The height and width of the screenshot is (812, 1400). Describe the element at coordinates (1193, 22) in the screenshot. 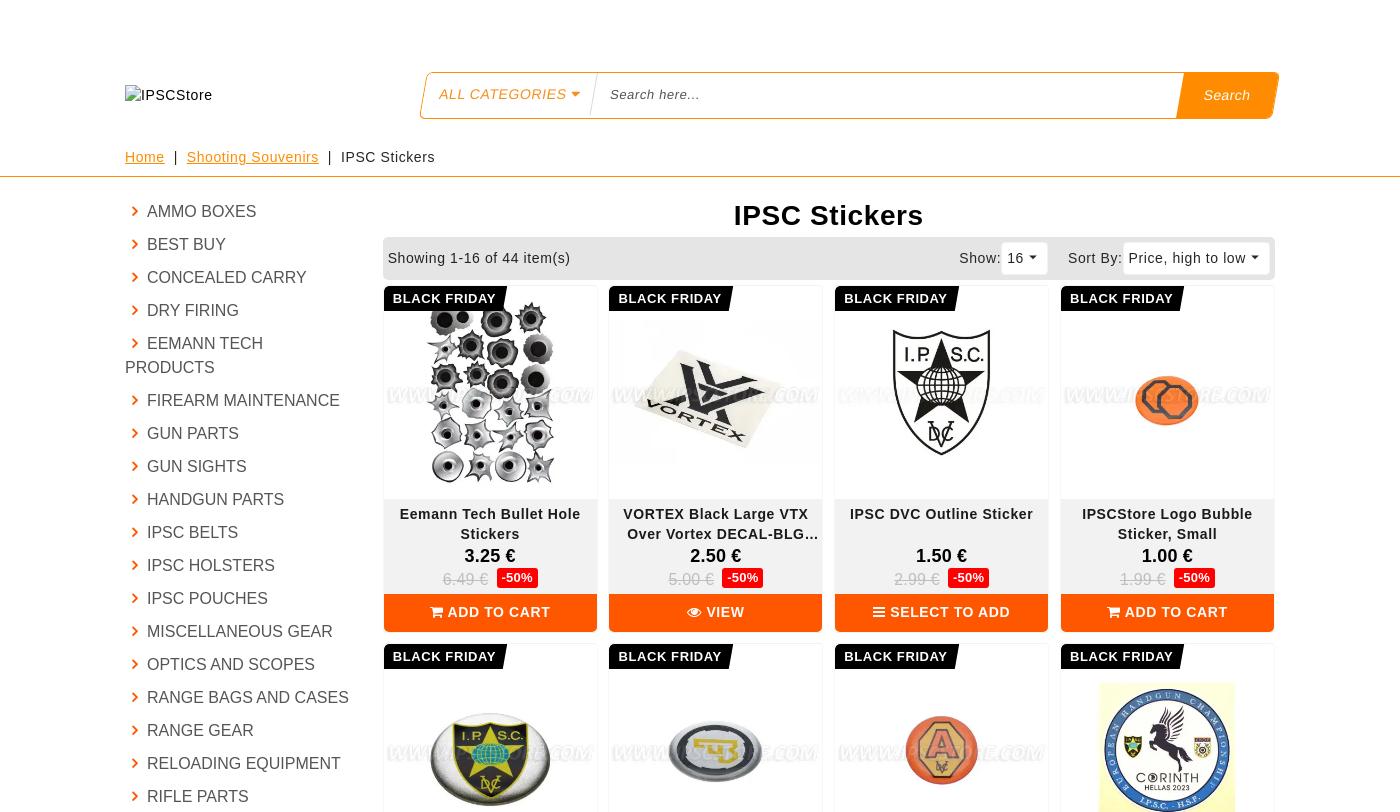

I see `'My Cart'` at that location.